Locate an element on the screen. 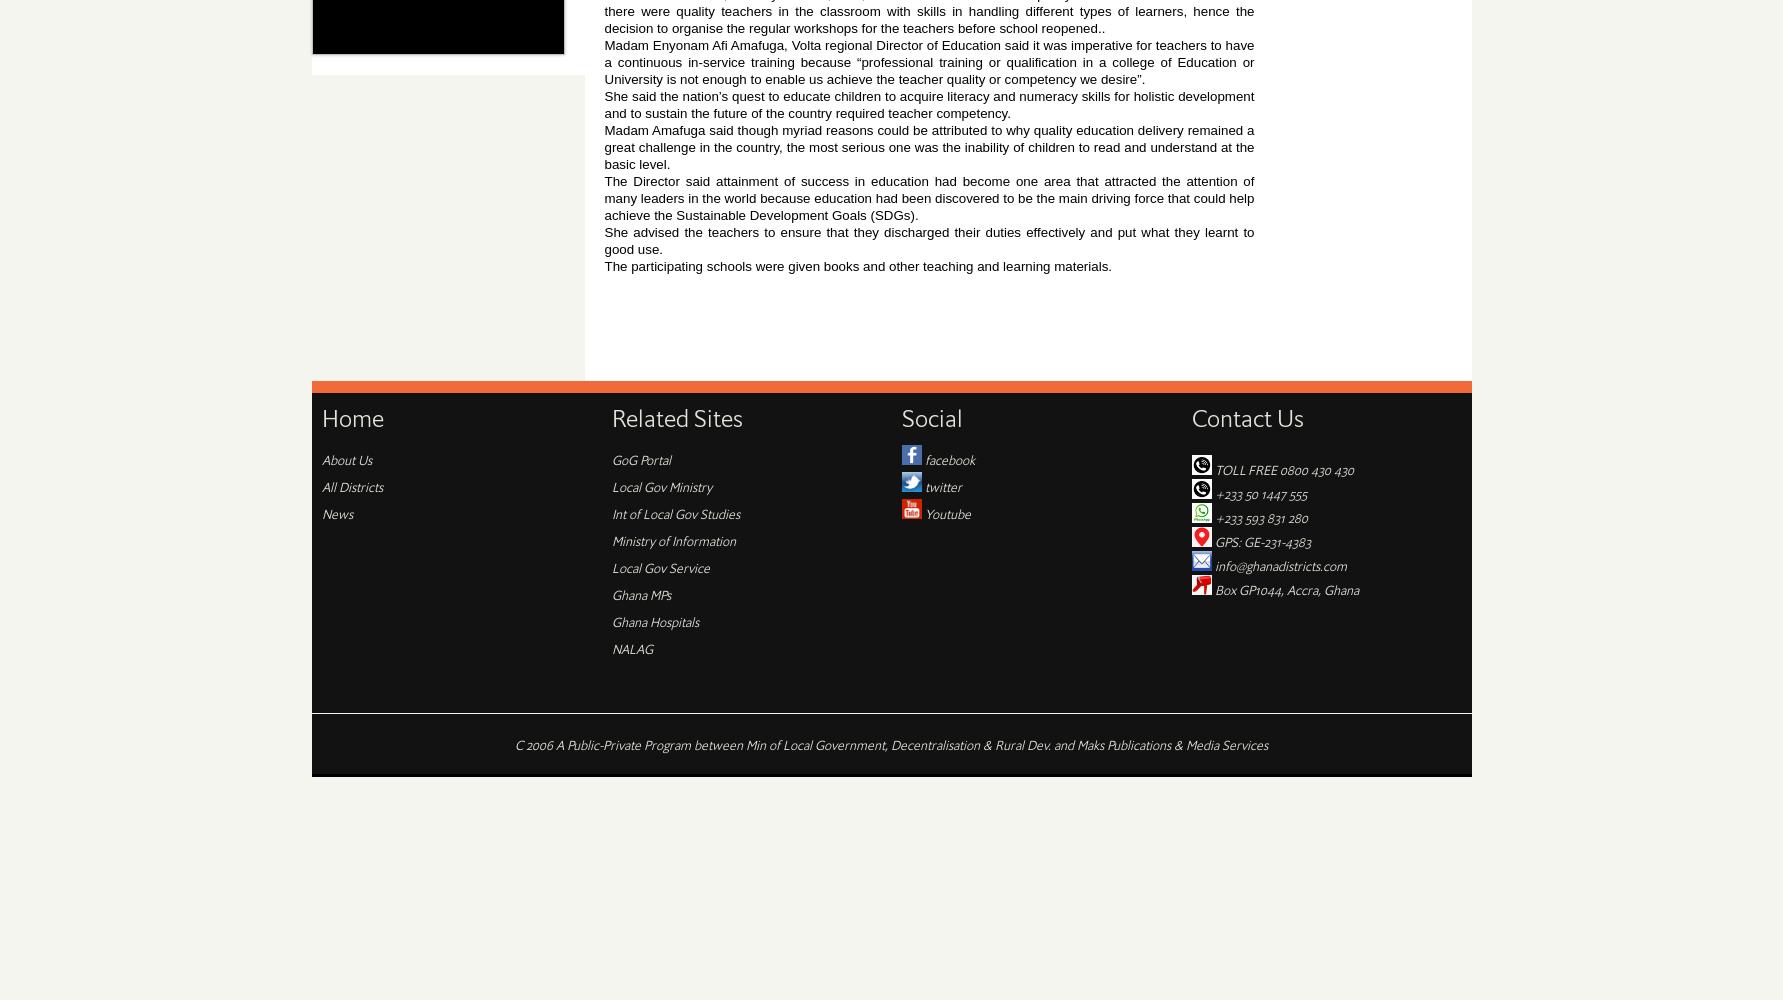 This screenshot has width=1783, height=1000. 'Box GP1044, Accra, Ghana' is located at coordinates (1284, 588).